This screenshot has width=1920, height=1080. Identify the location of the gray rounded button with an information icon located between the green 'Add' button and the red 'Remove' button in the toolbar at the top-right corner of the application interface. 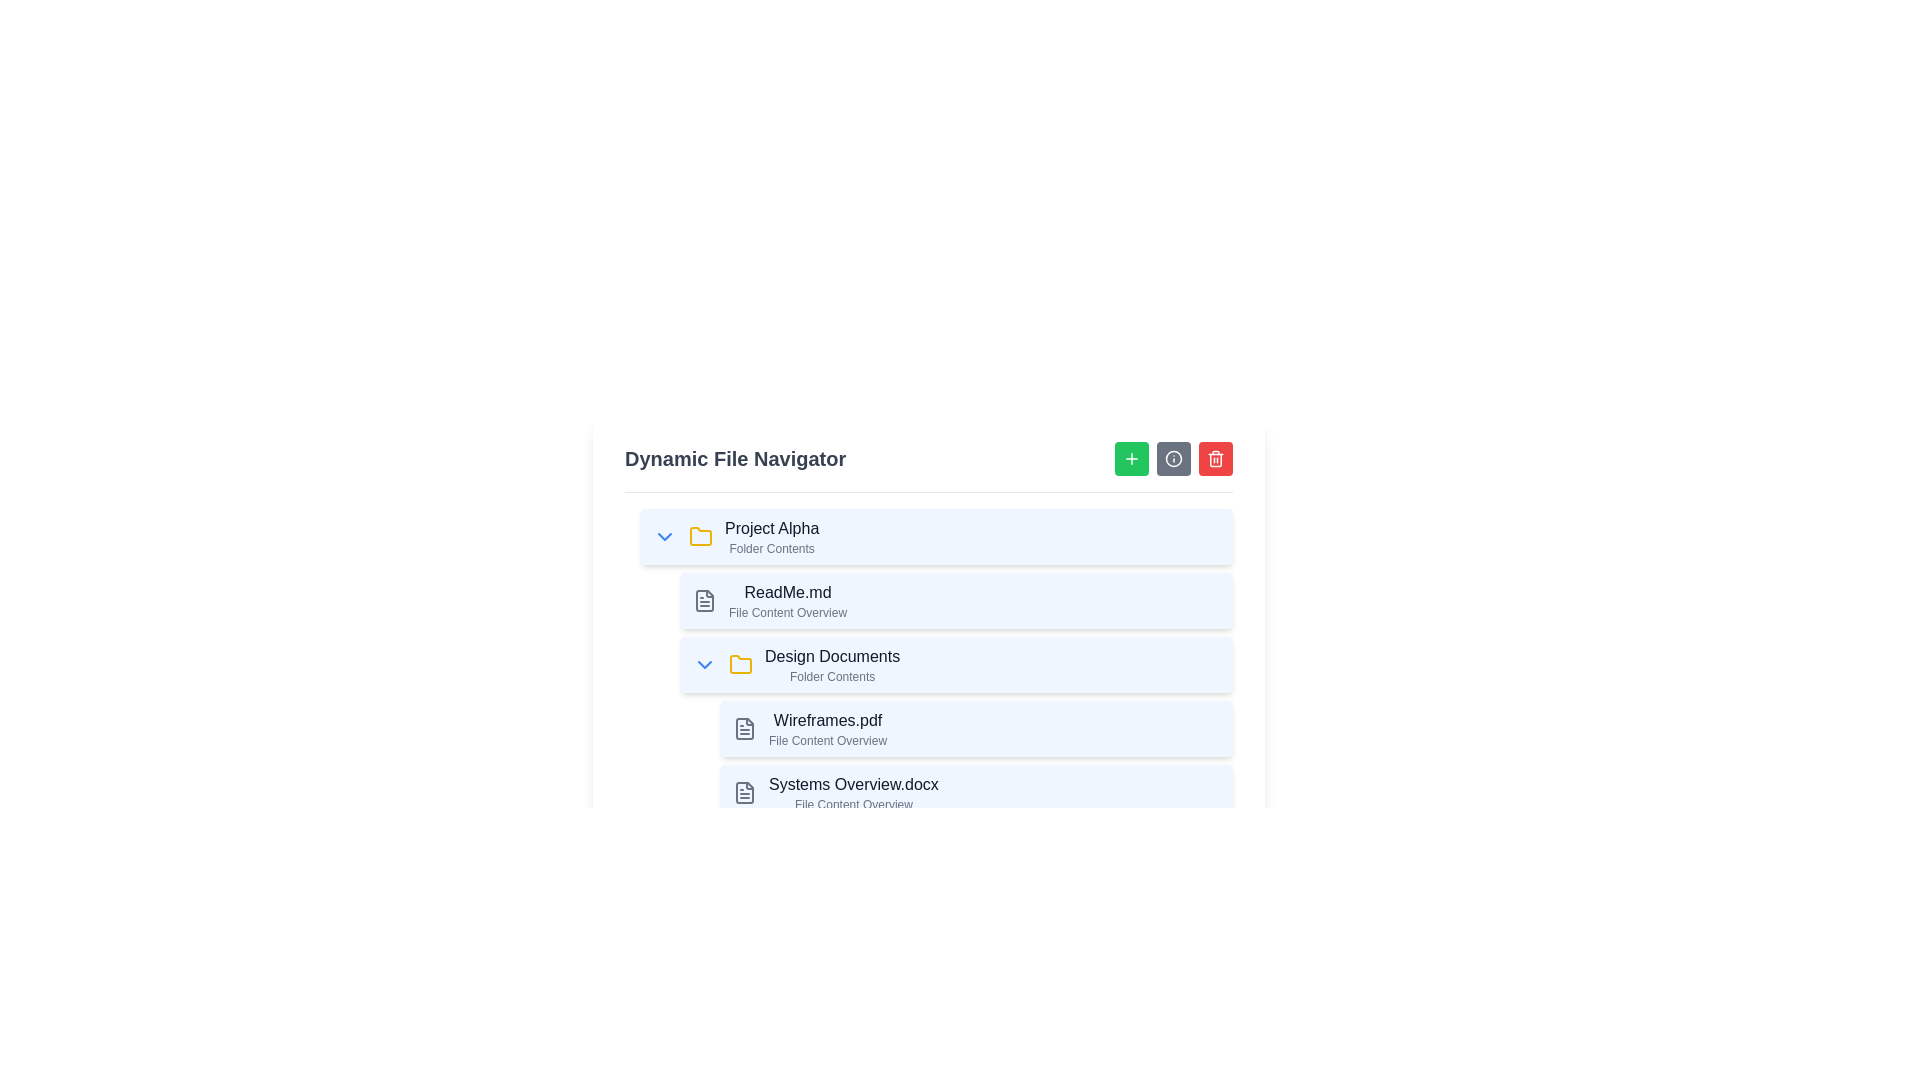
(1174, 459).